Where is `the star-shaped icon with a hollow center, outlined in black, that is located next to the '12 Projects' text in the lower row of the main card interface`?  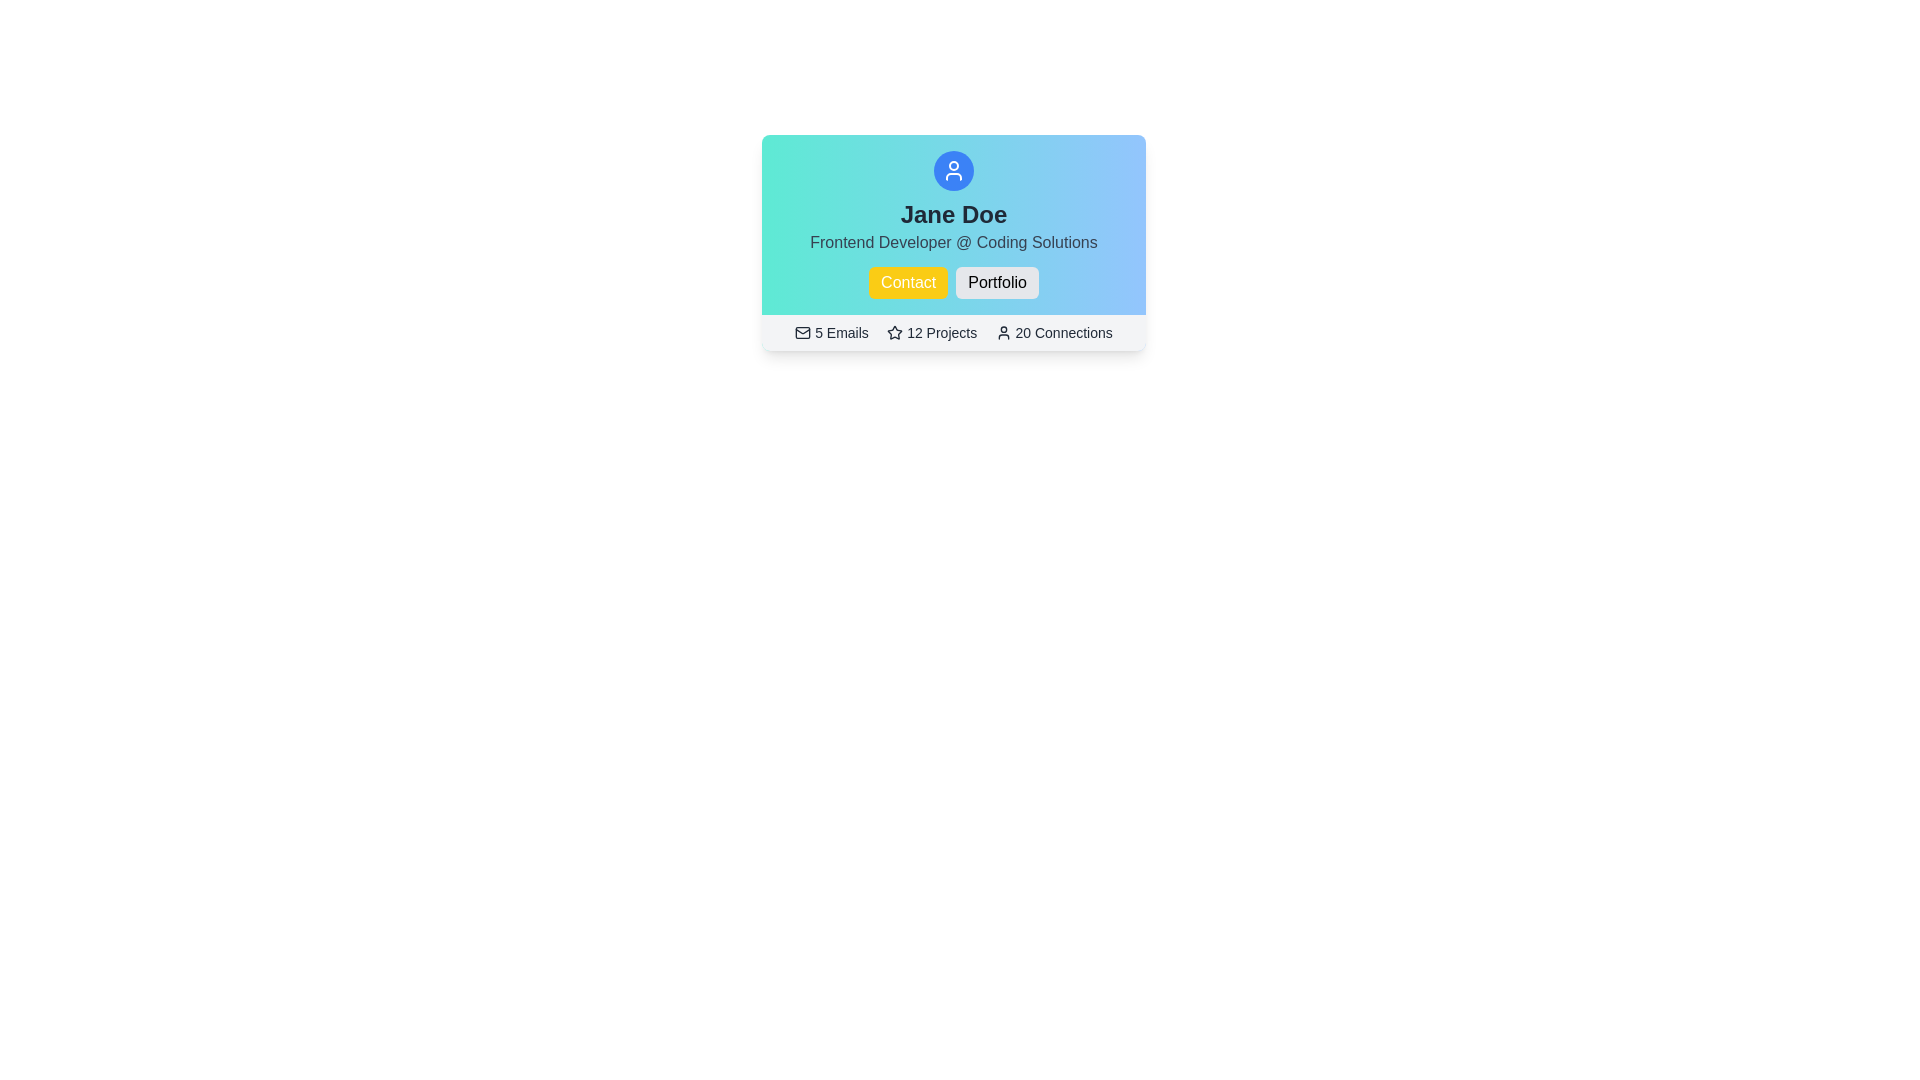 the star-shaped icon with a hollow center, outlined in black, that is located next to the '12 Projects' text in the lower row of the main card interface is located at coordinates (894, 331).